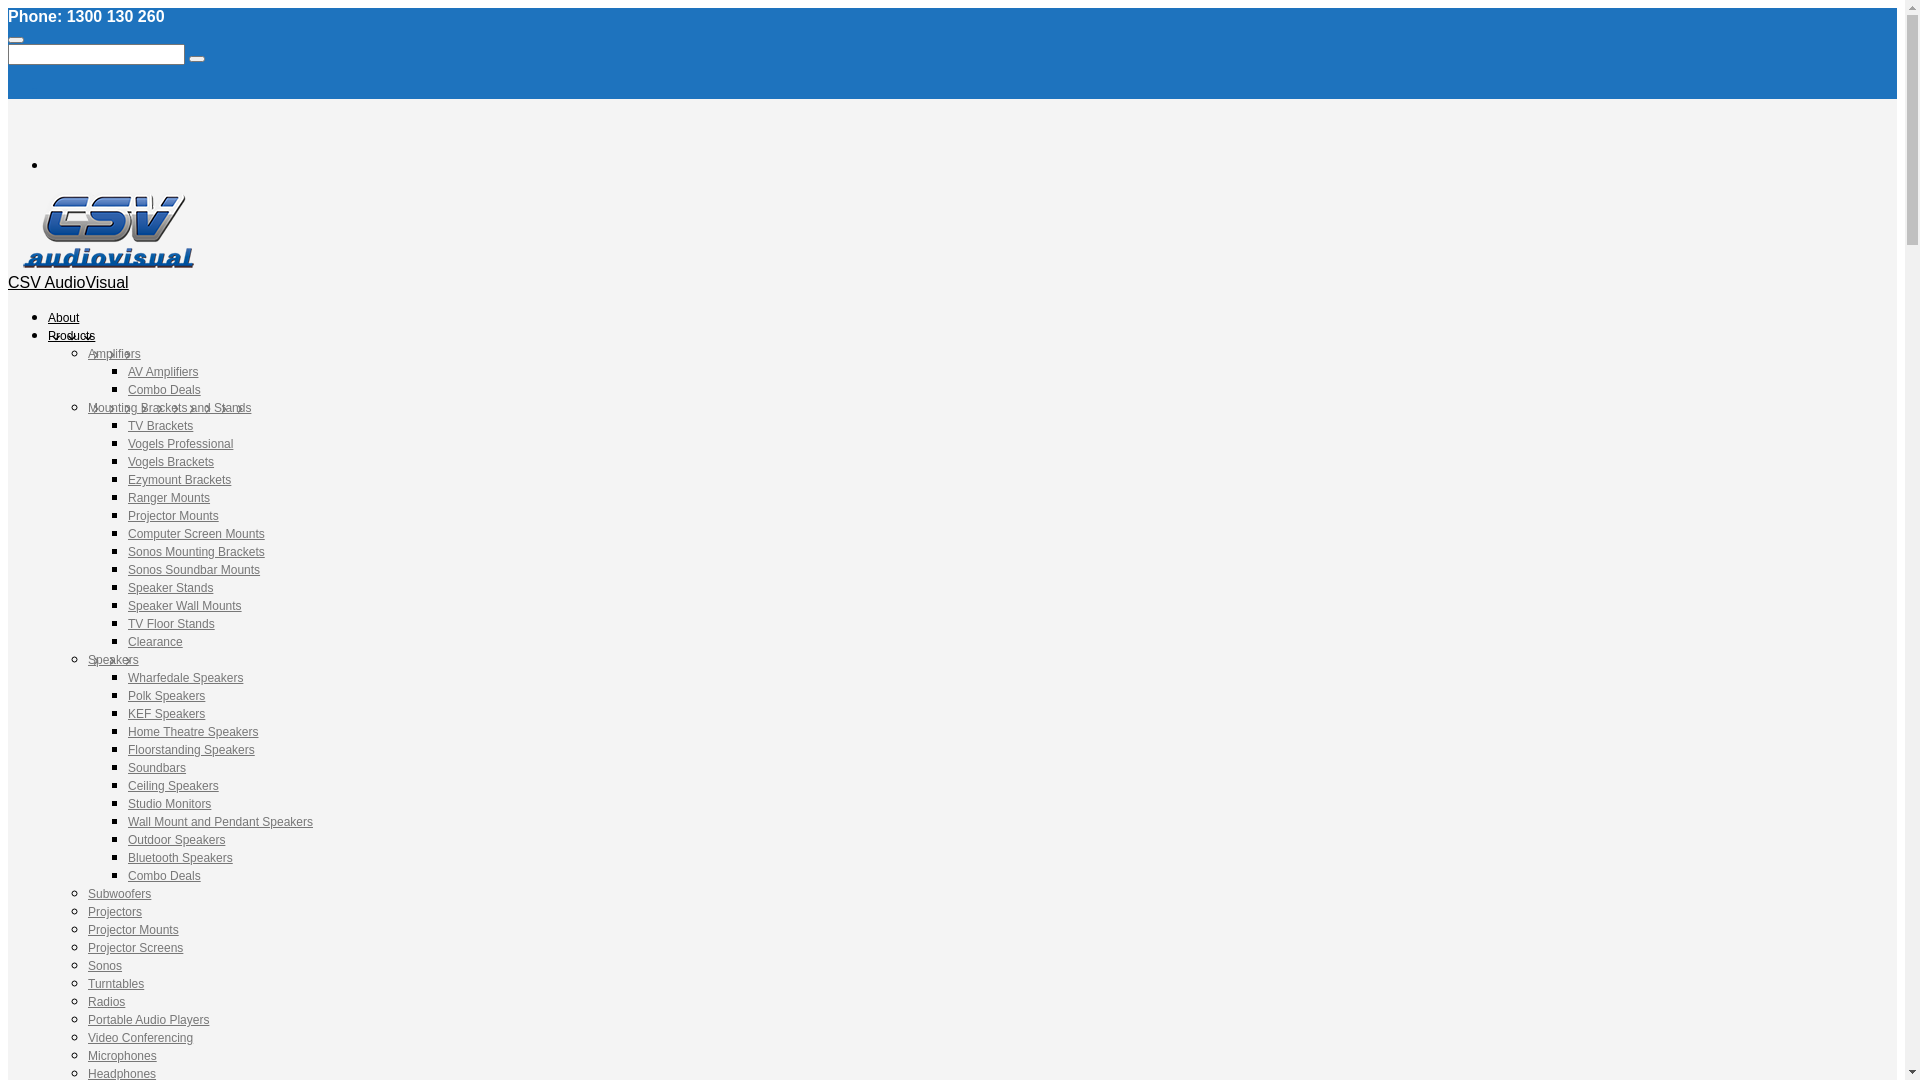 The image size is (1920, 1080). Describe the element at coordinates (114, 982) in the screenshot. I see `'Turntables'` at that location.